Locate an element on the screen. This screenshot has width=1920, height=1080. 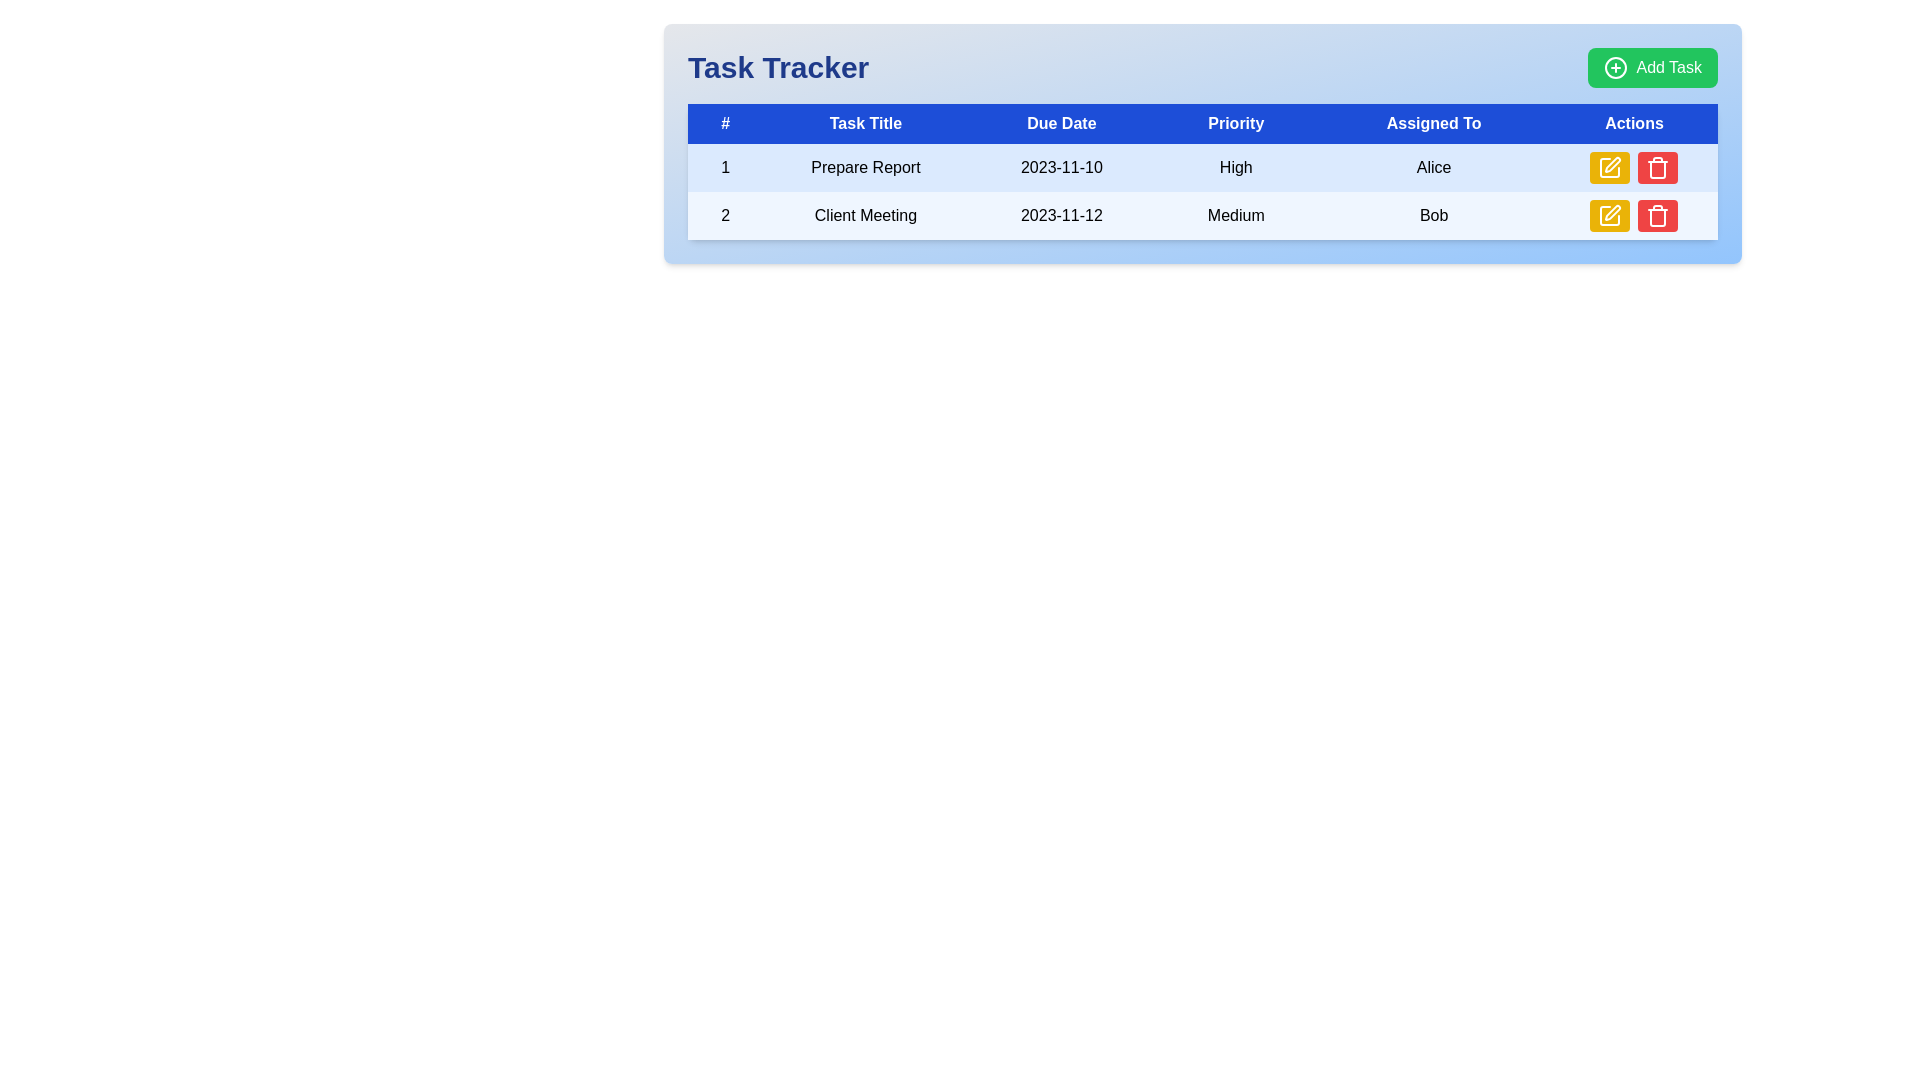
the delete button with a trash can icon, which has a bold red background and is located in the 'Actions' column of the second task titled 'Client Meeting' is located at coordinates (1657, 216).